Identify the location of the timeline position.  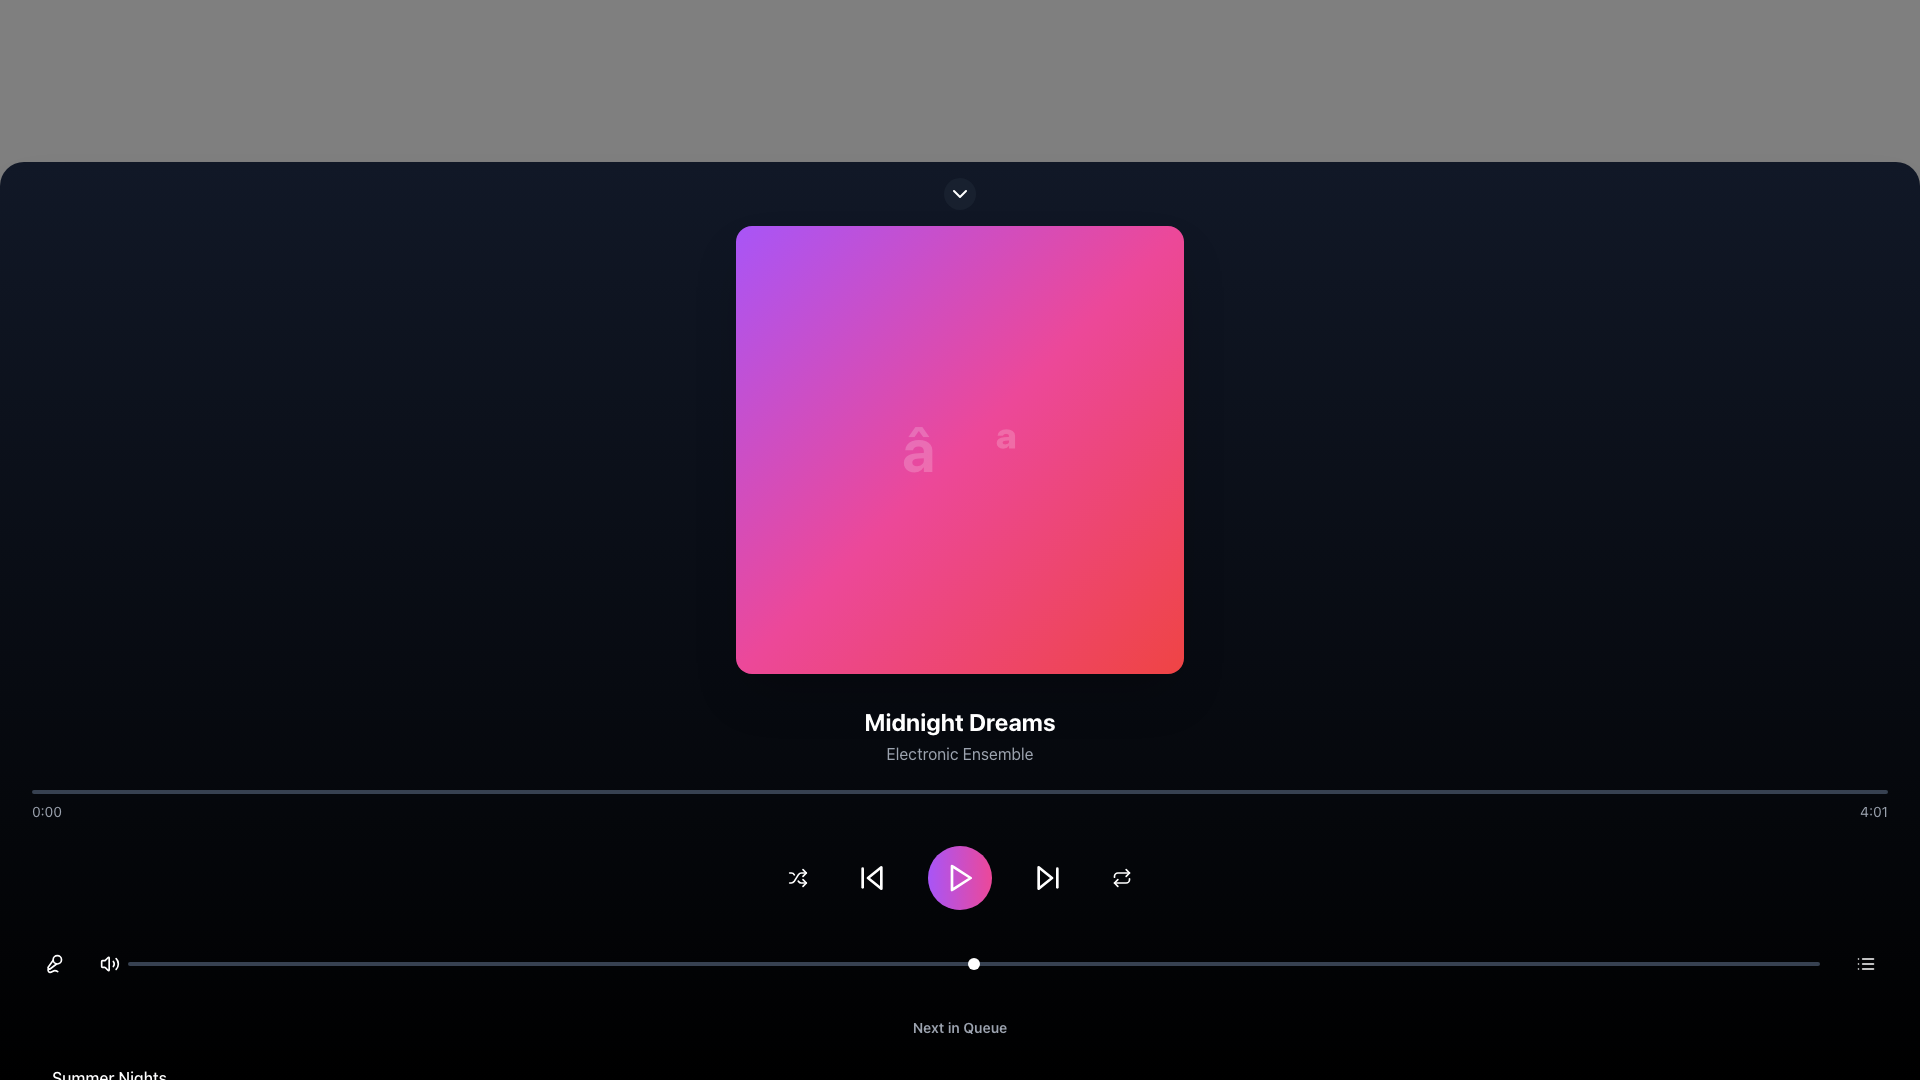
(1548, 963).